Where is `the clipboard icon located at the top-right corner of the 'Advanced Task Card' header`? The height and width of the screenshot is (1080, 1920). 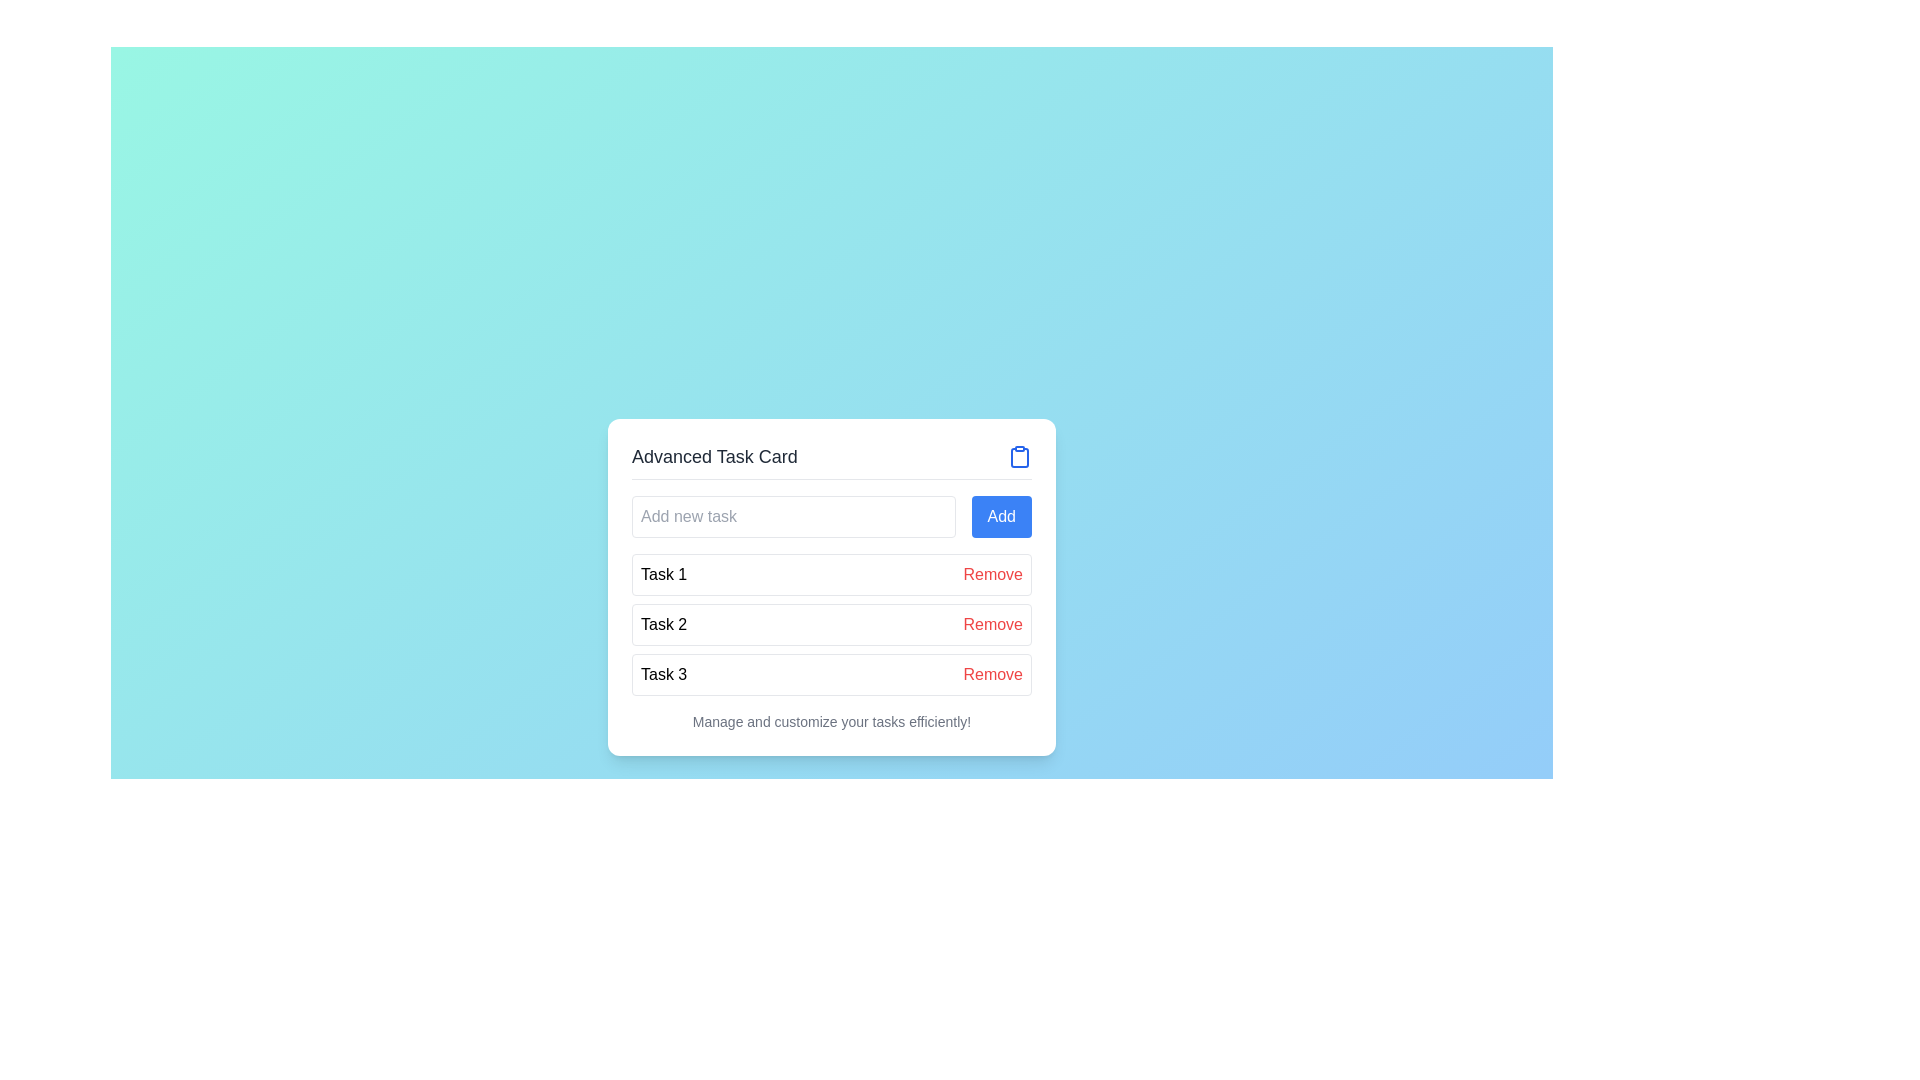
the clipboard icon located at the top-right corner of the 'Advanced Task Card' header is located at coordinates (1019, 456).